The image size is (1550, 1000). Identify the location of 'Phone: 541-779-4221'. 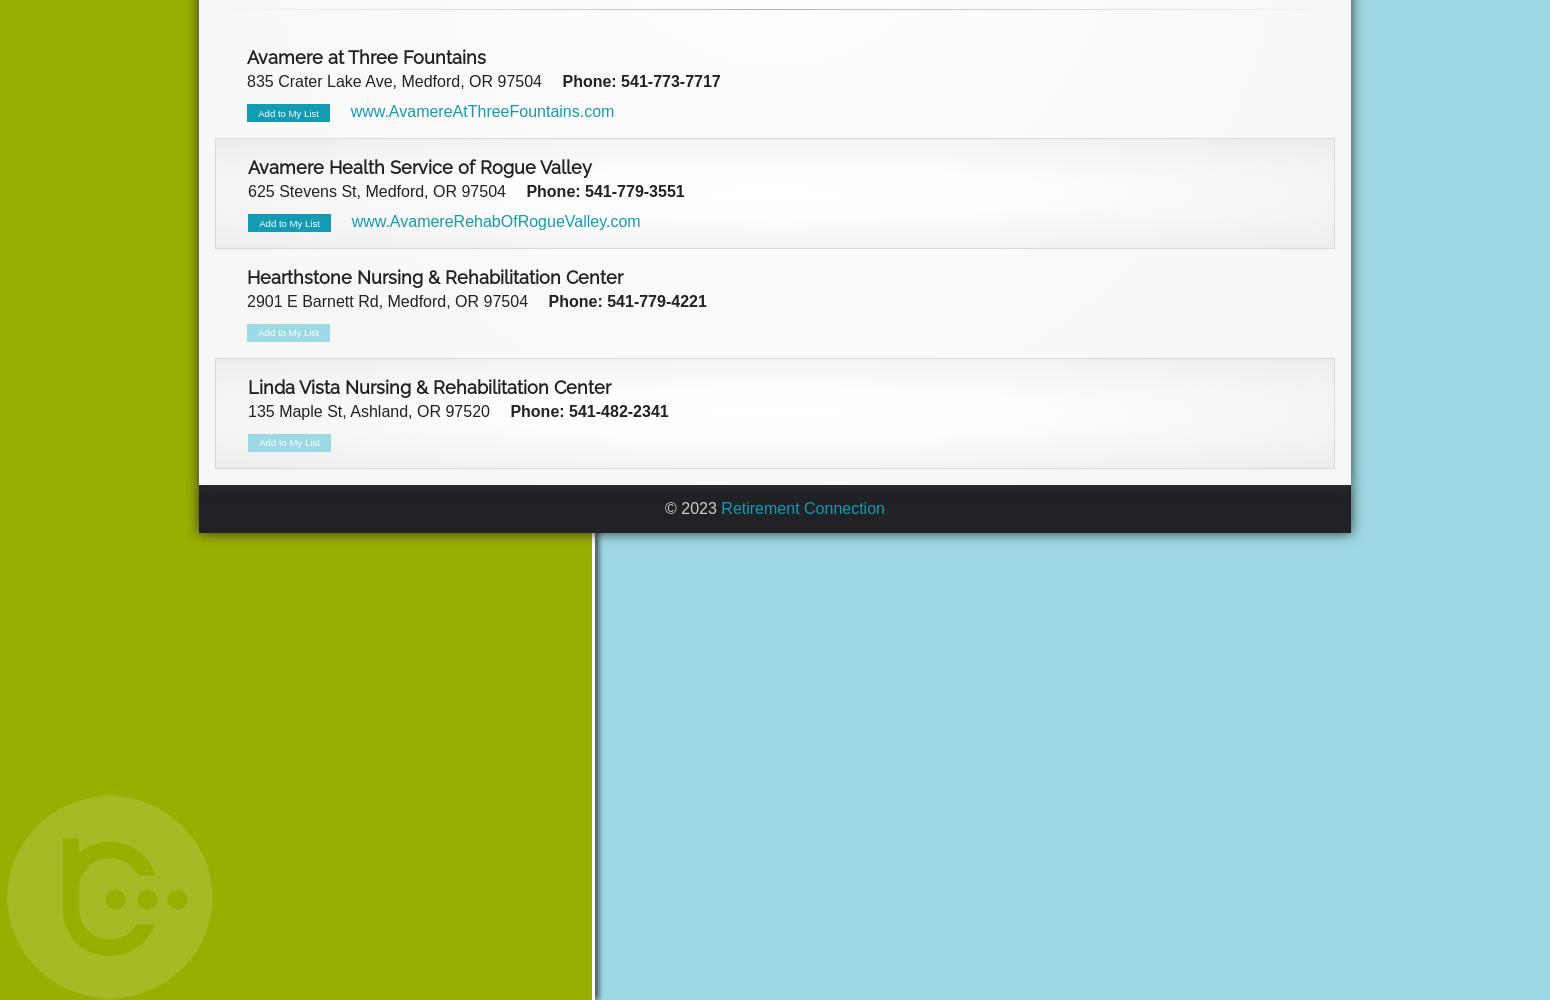
(625, 300).